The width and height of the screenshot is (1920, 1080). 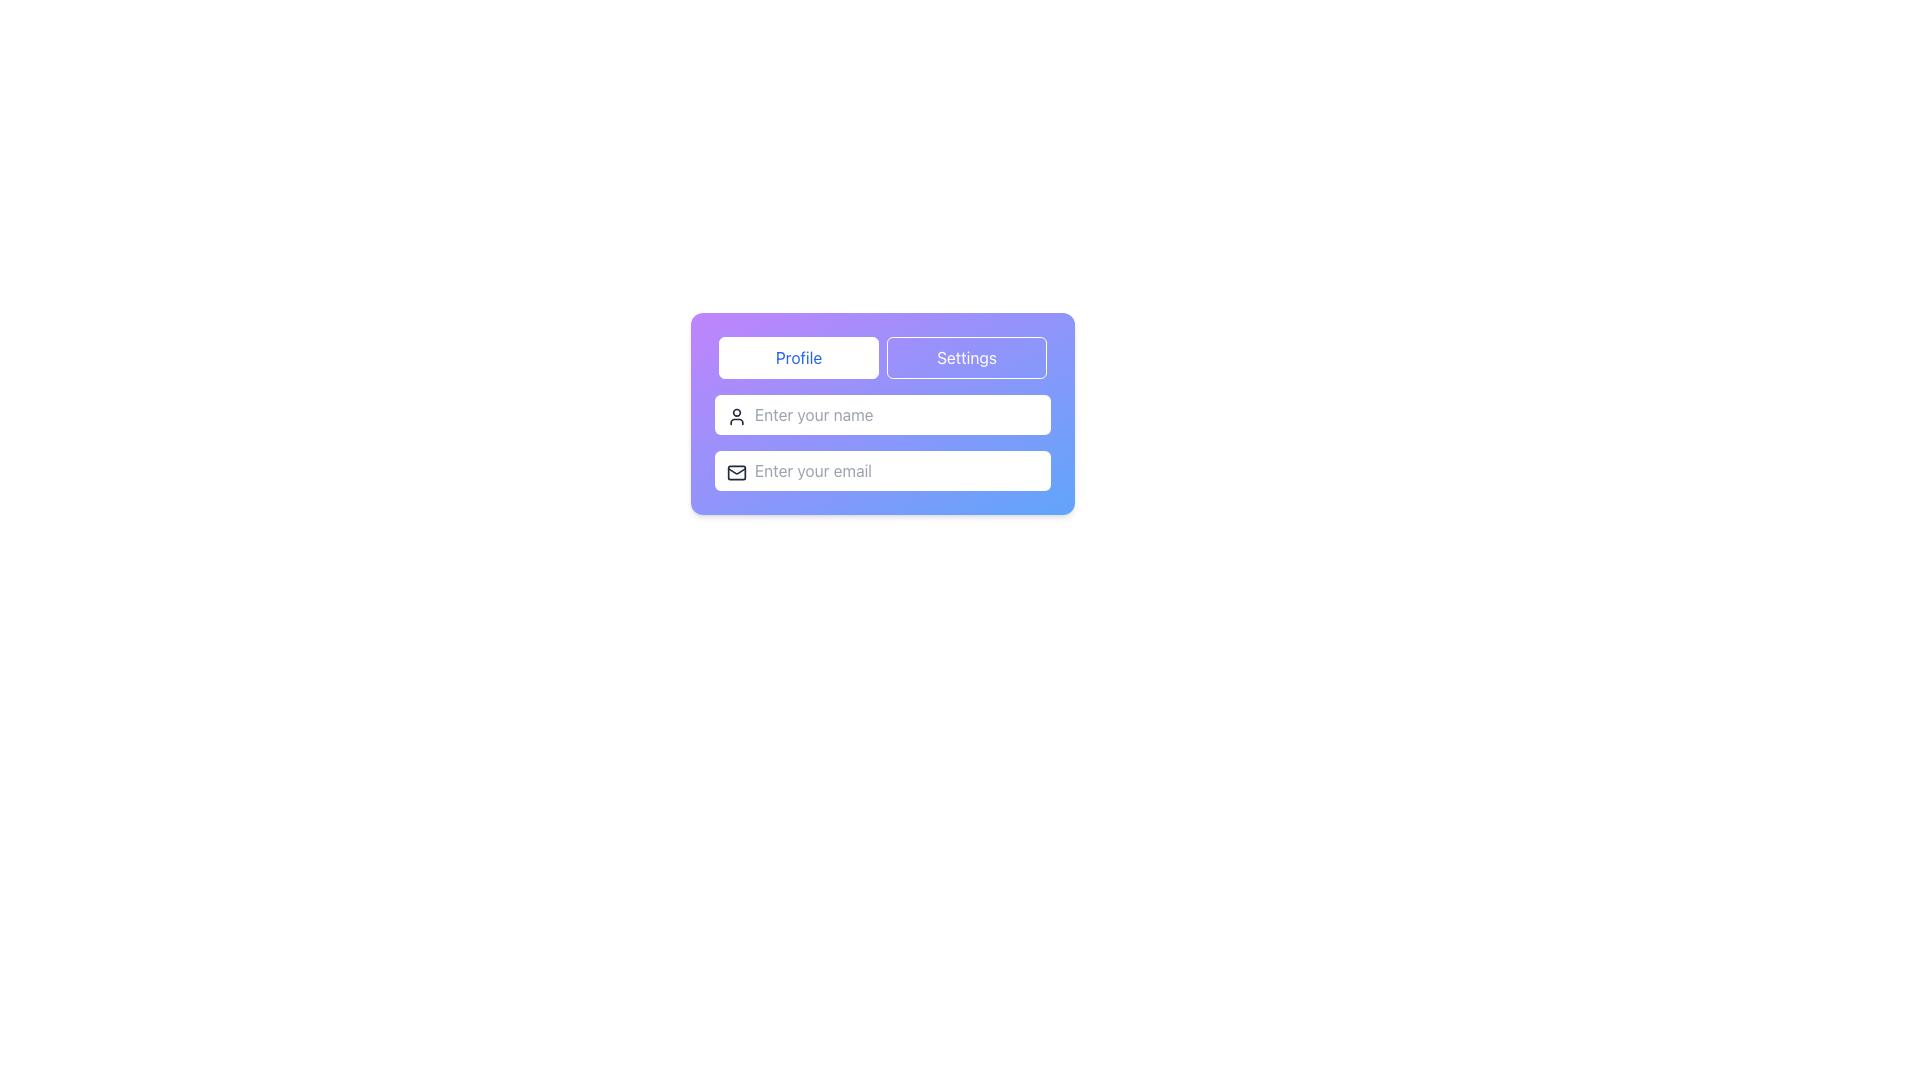 I want to click on the email input icon located inside the 'Enter your email' text field to receive additional information, such as a tooltip, so click(x=736, y=473).